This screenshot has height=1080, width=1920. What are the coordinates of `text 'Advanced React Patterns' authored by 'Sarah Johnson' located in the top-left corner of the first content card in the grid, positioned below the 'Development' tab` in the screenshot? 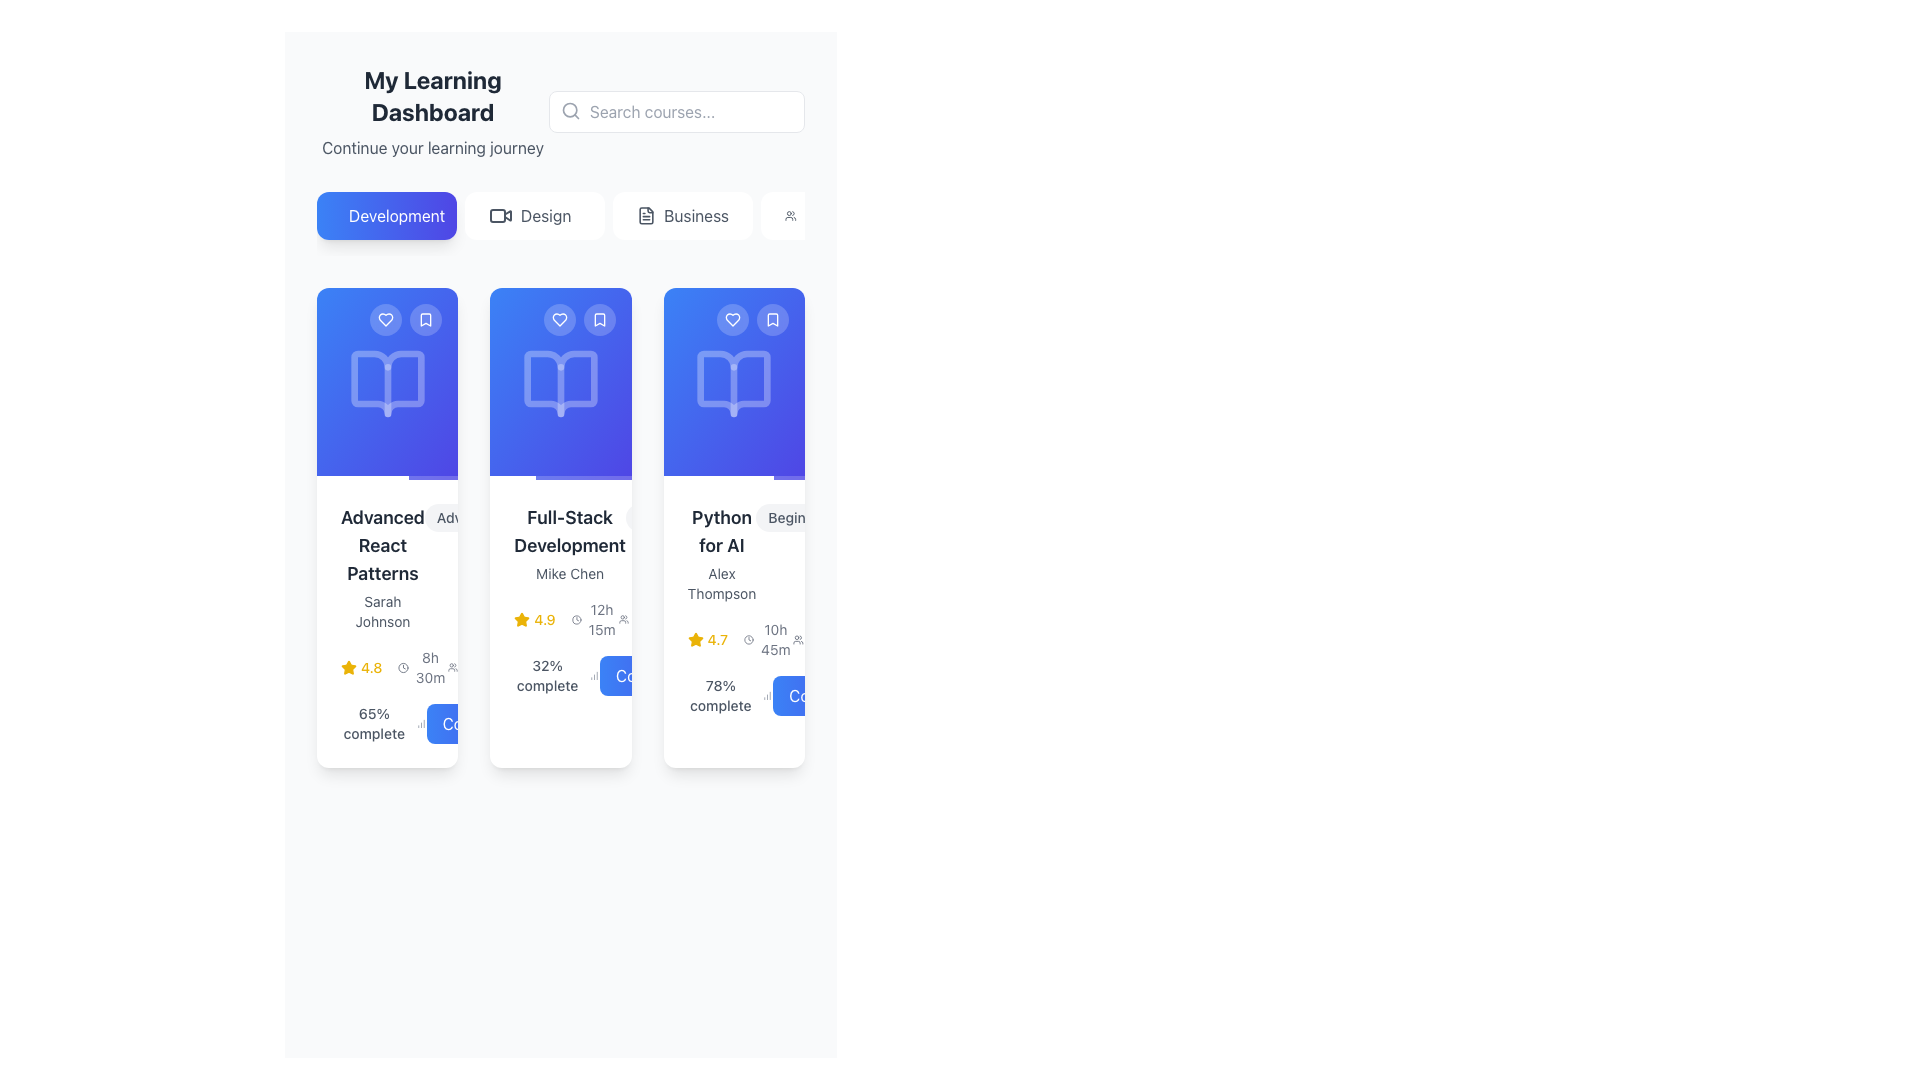 It's located at (387, 567).